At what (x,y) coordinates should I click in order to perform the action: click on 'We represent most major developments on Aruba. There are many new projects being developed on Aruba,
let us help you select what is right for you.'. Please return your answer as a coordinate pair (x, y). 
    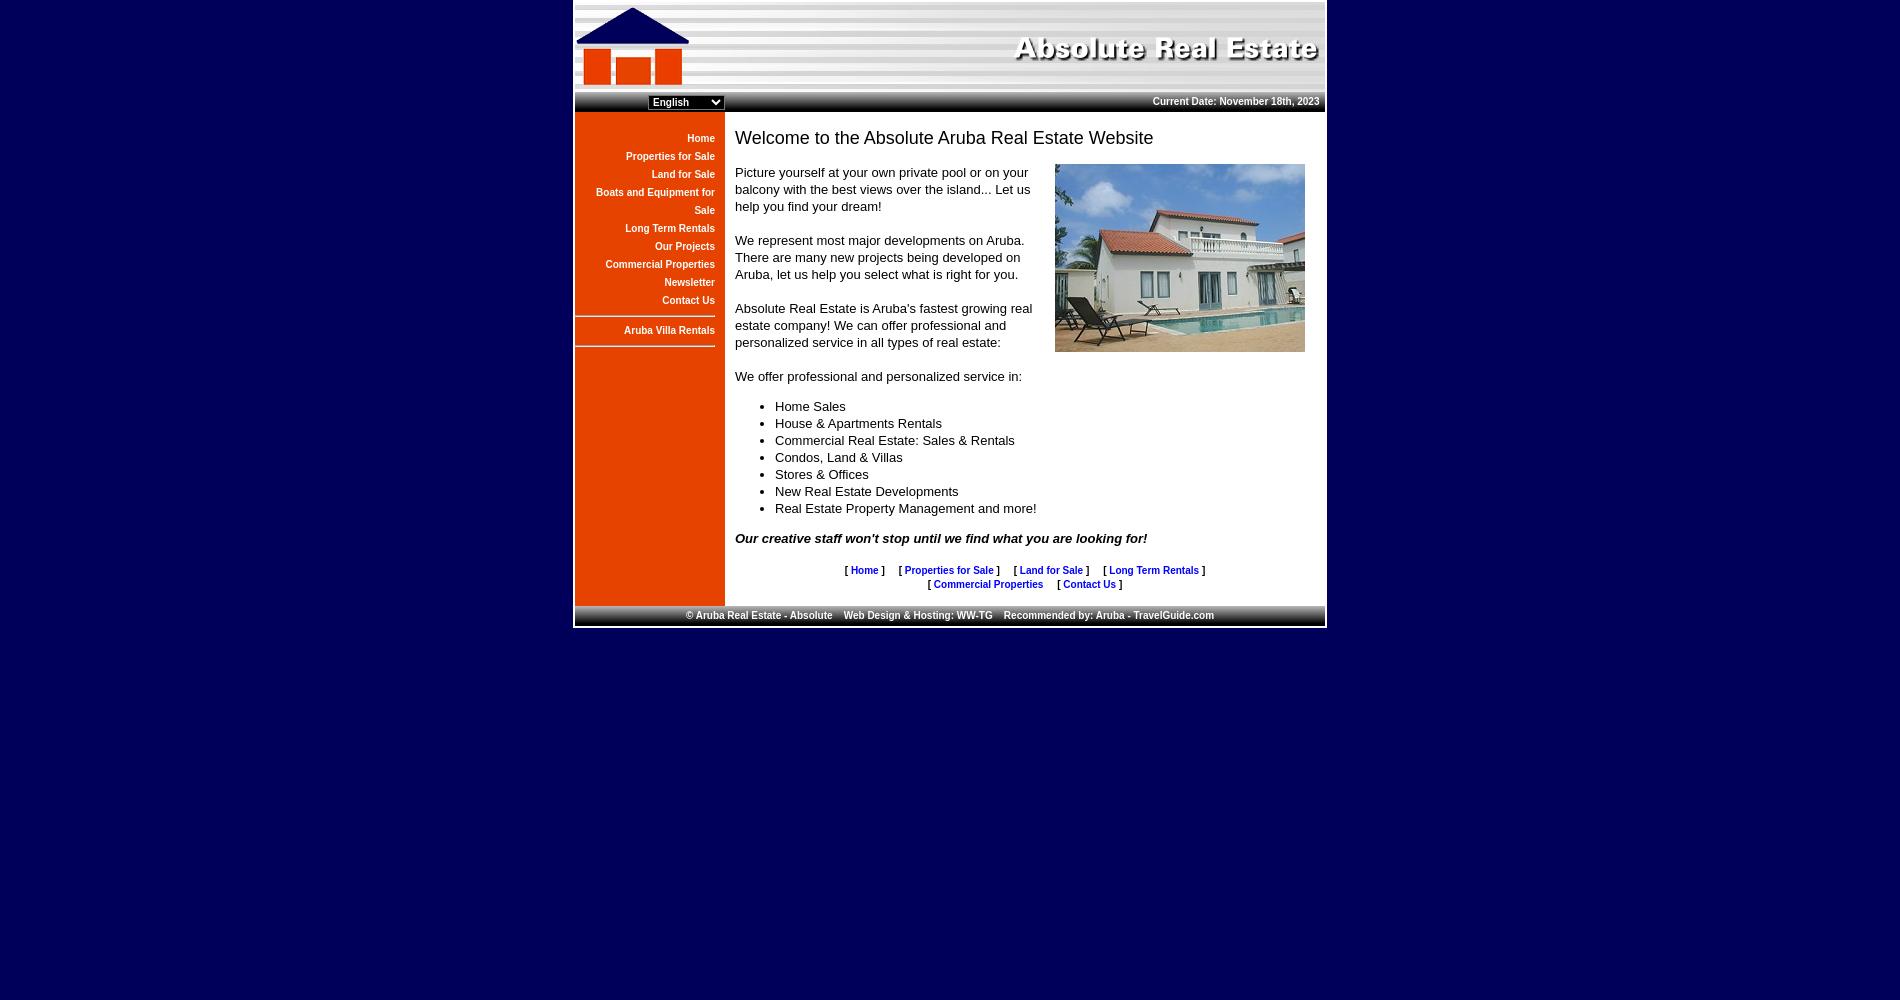
    Looking at the image, I should click on (878, 257).